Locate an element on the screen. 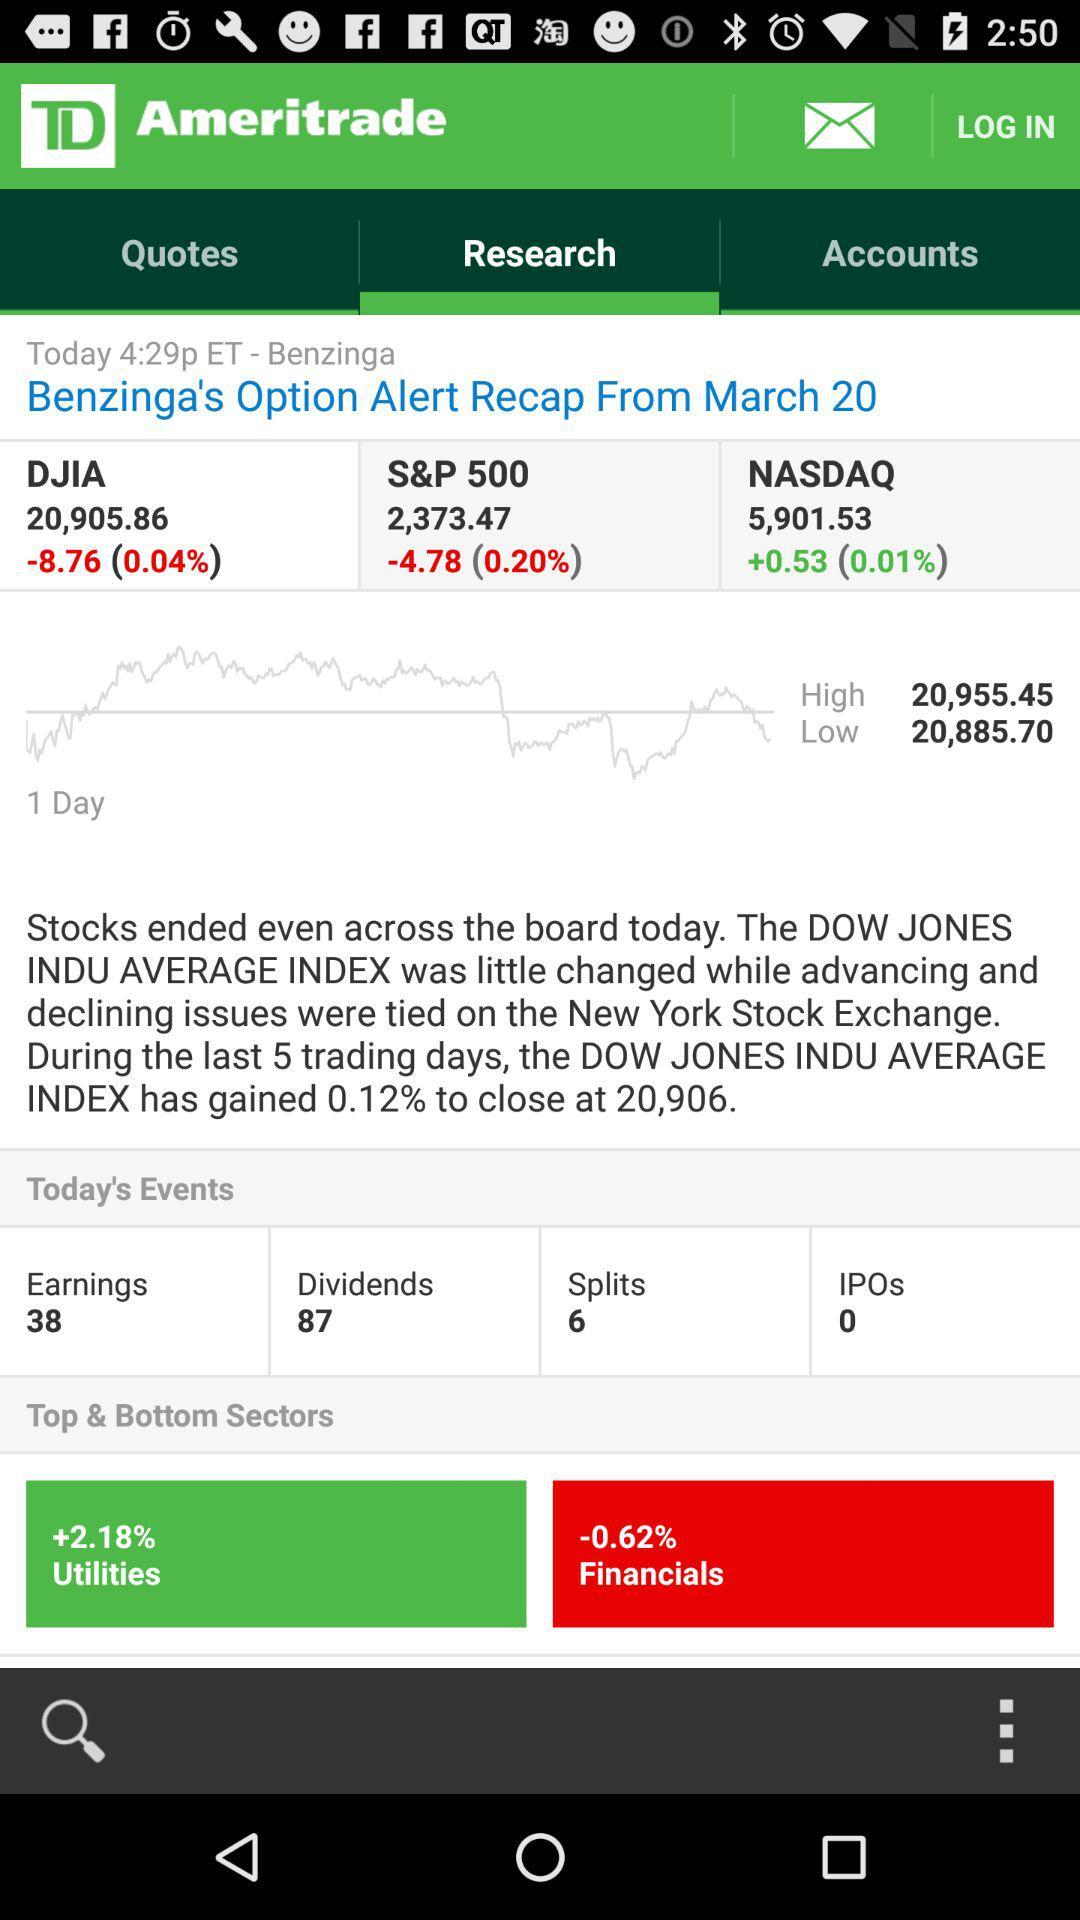  the item above the accounts icon is located at coordinates (1006, 124).